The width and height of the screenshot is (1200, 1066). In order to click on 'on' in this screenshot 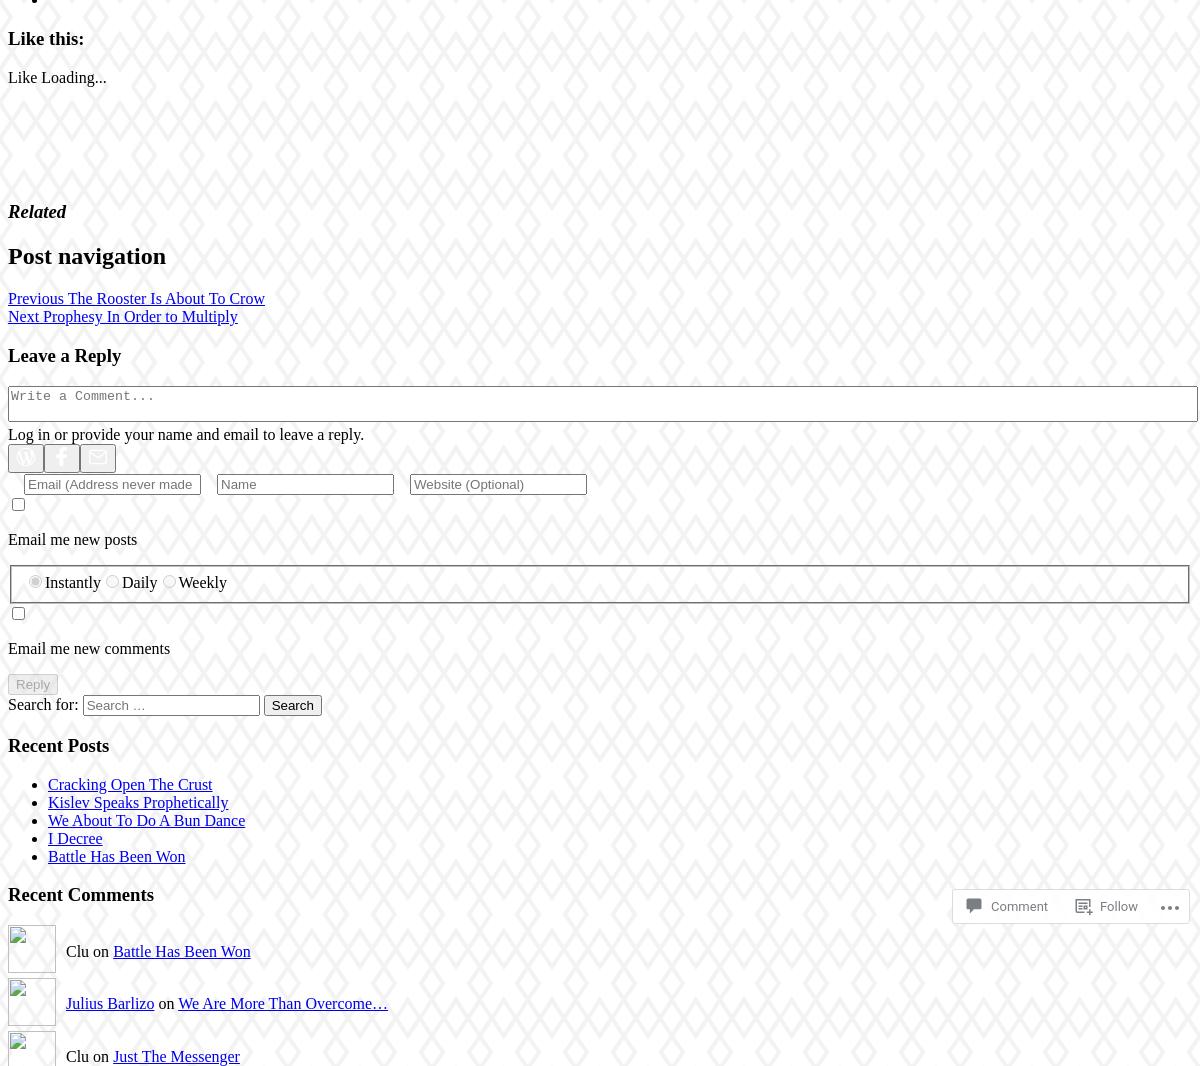, I will do `click(164, 1002)`.